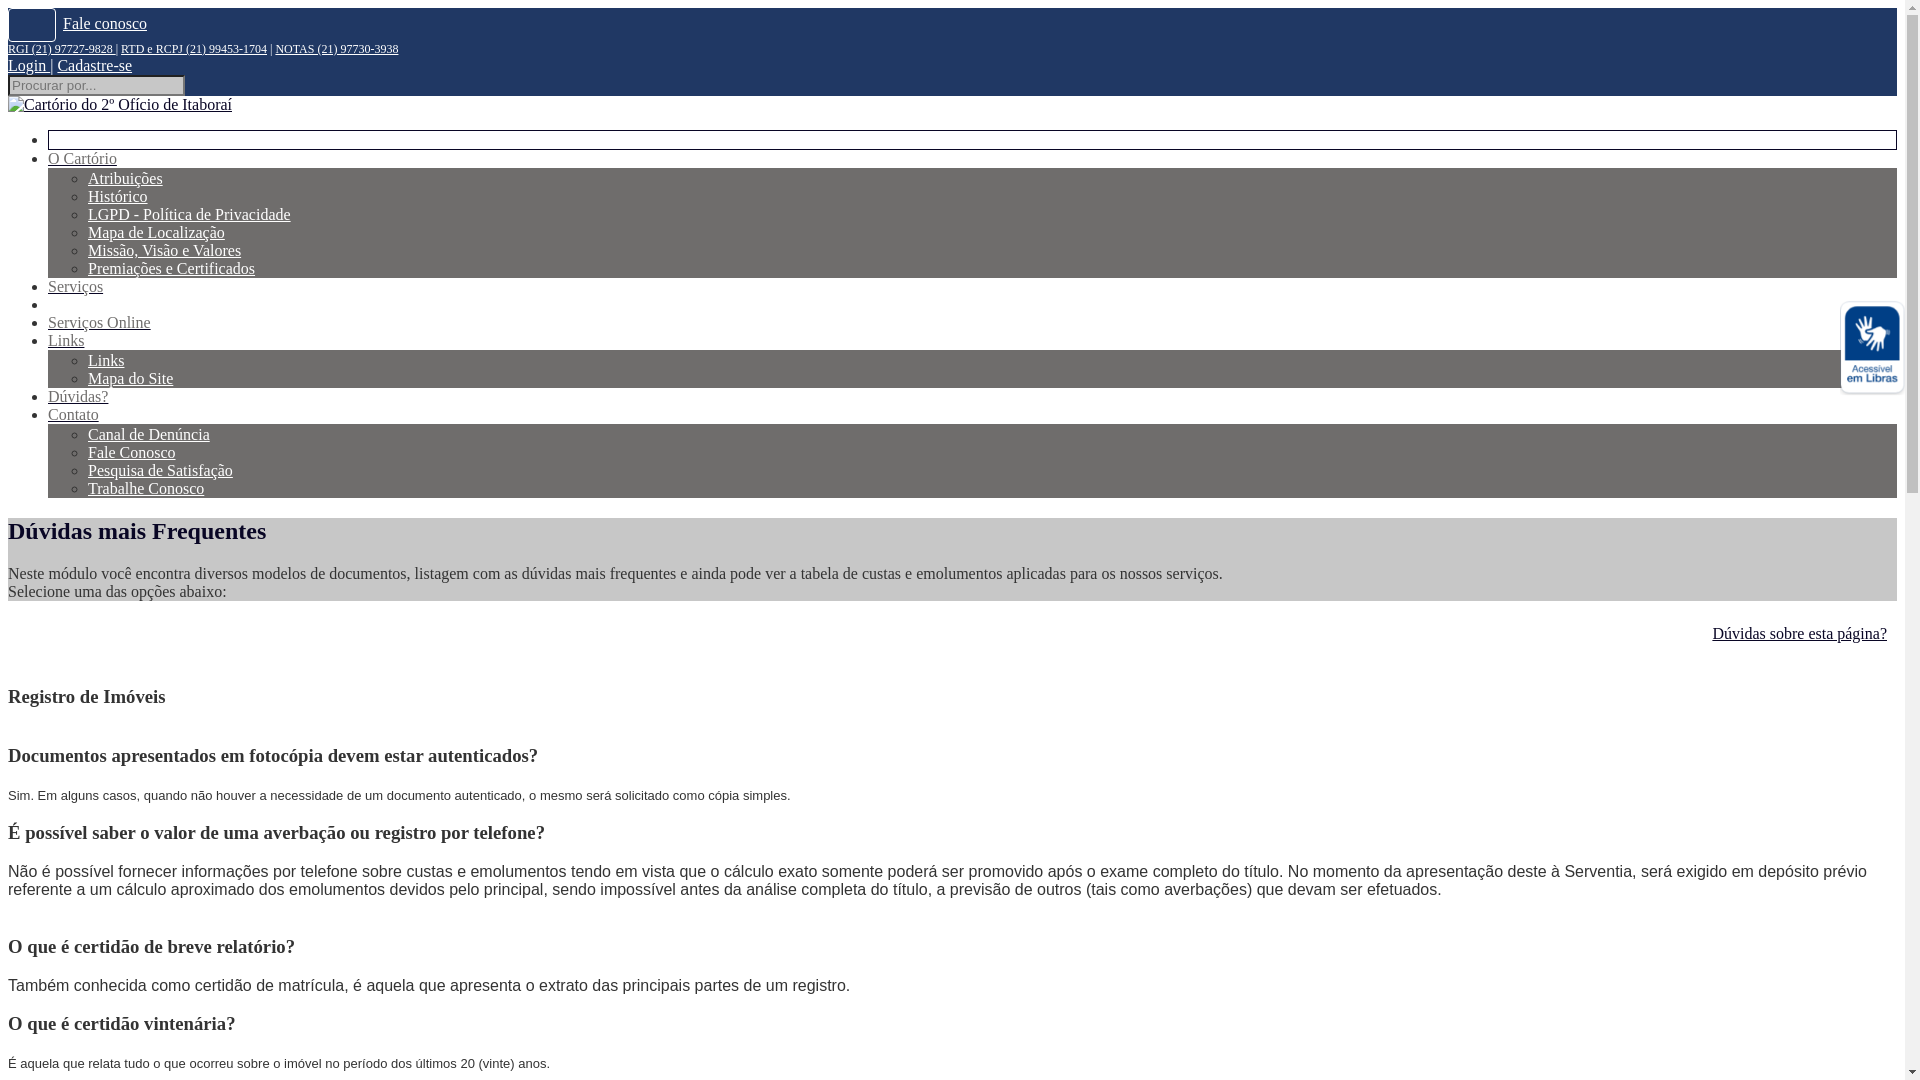  Describe the element at coordinates (93, 64) in the screenshot. I see `'Cadastre-se'` at that location.